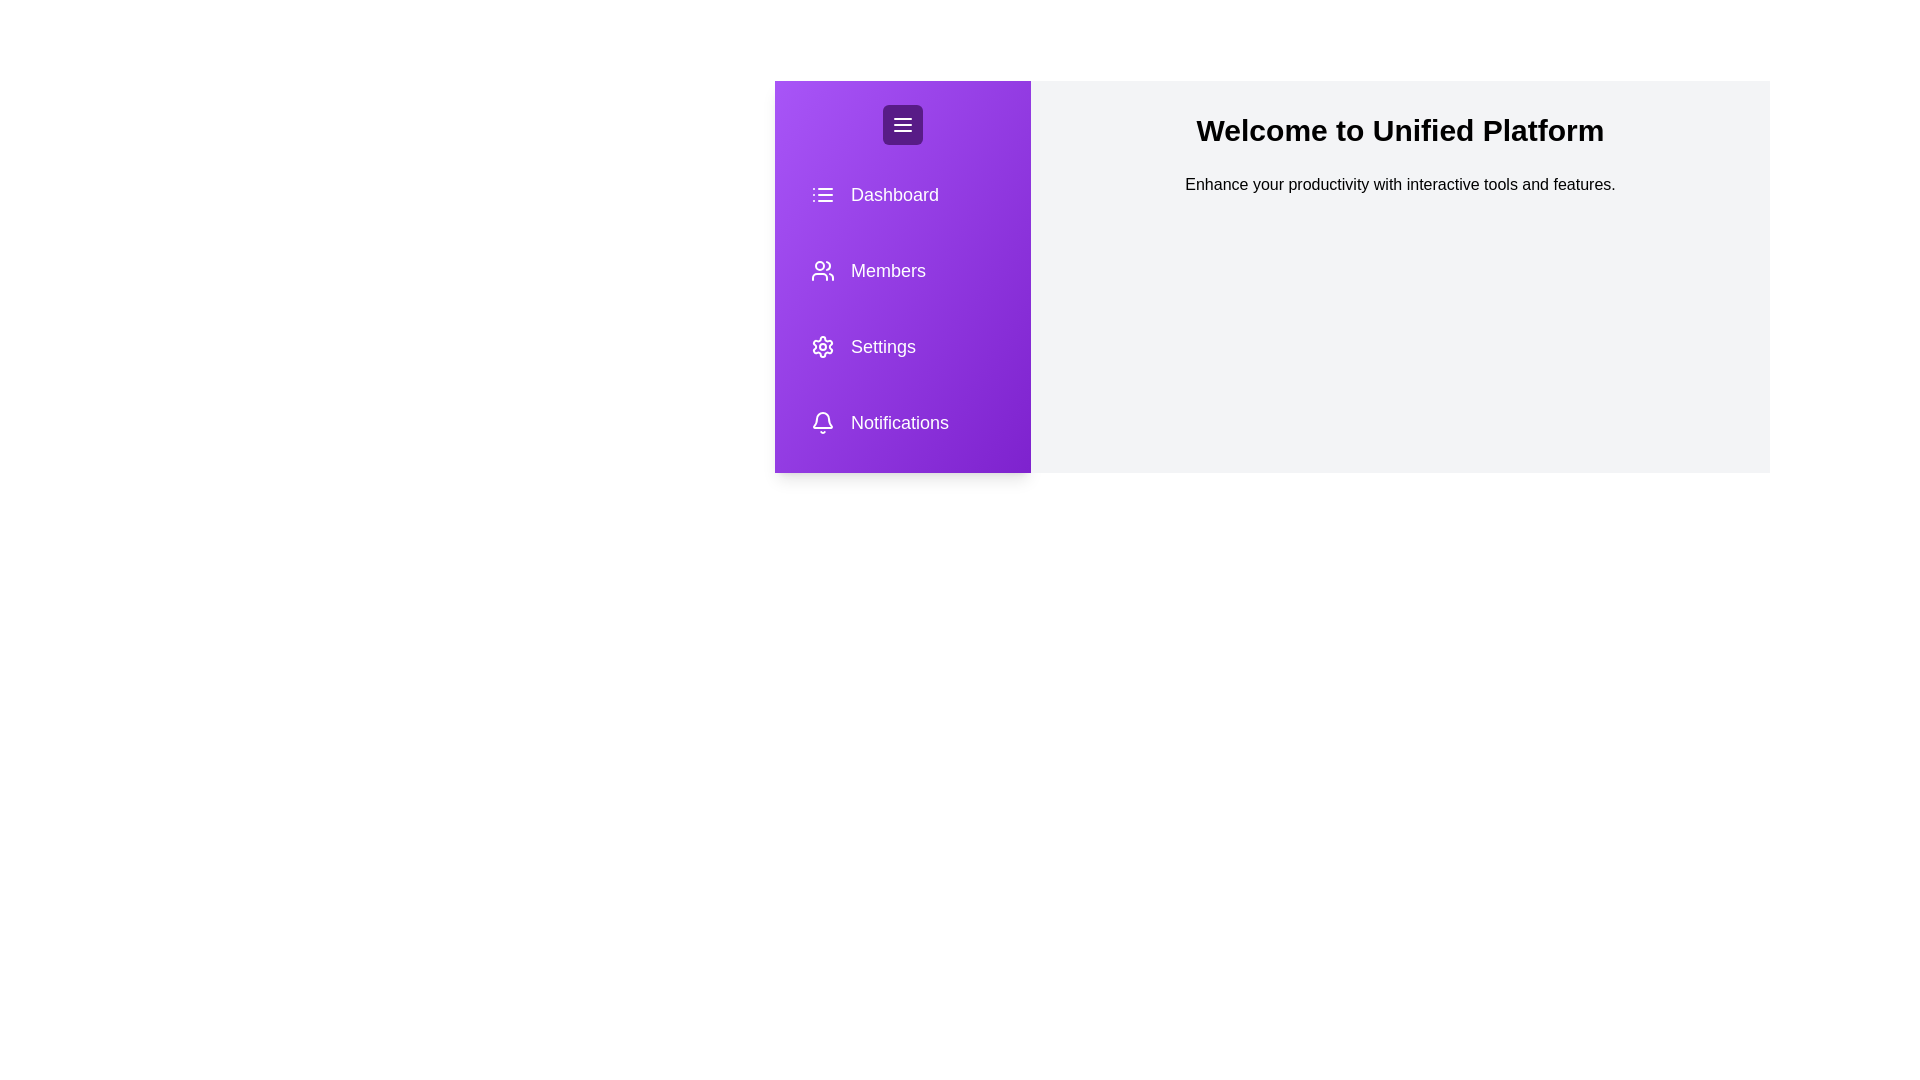 This screenshot has width=1920, height=1080. I want to click on the Settings icon in the sidebar to navigate to the corresponding section, so click(901, 346).